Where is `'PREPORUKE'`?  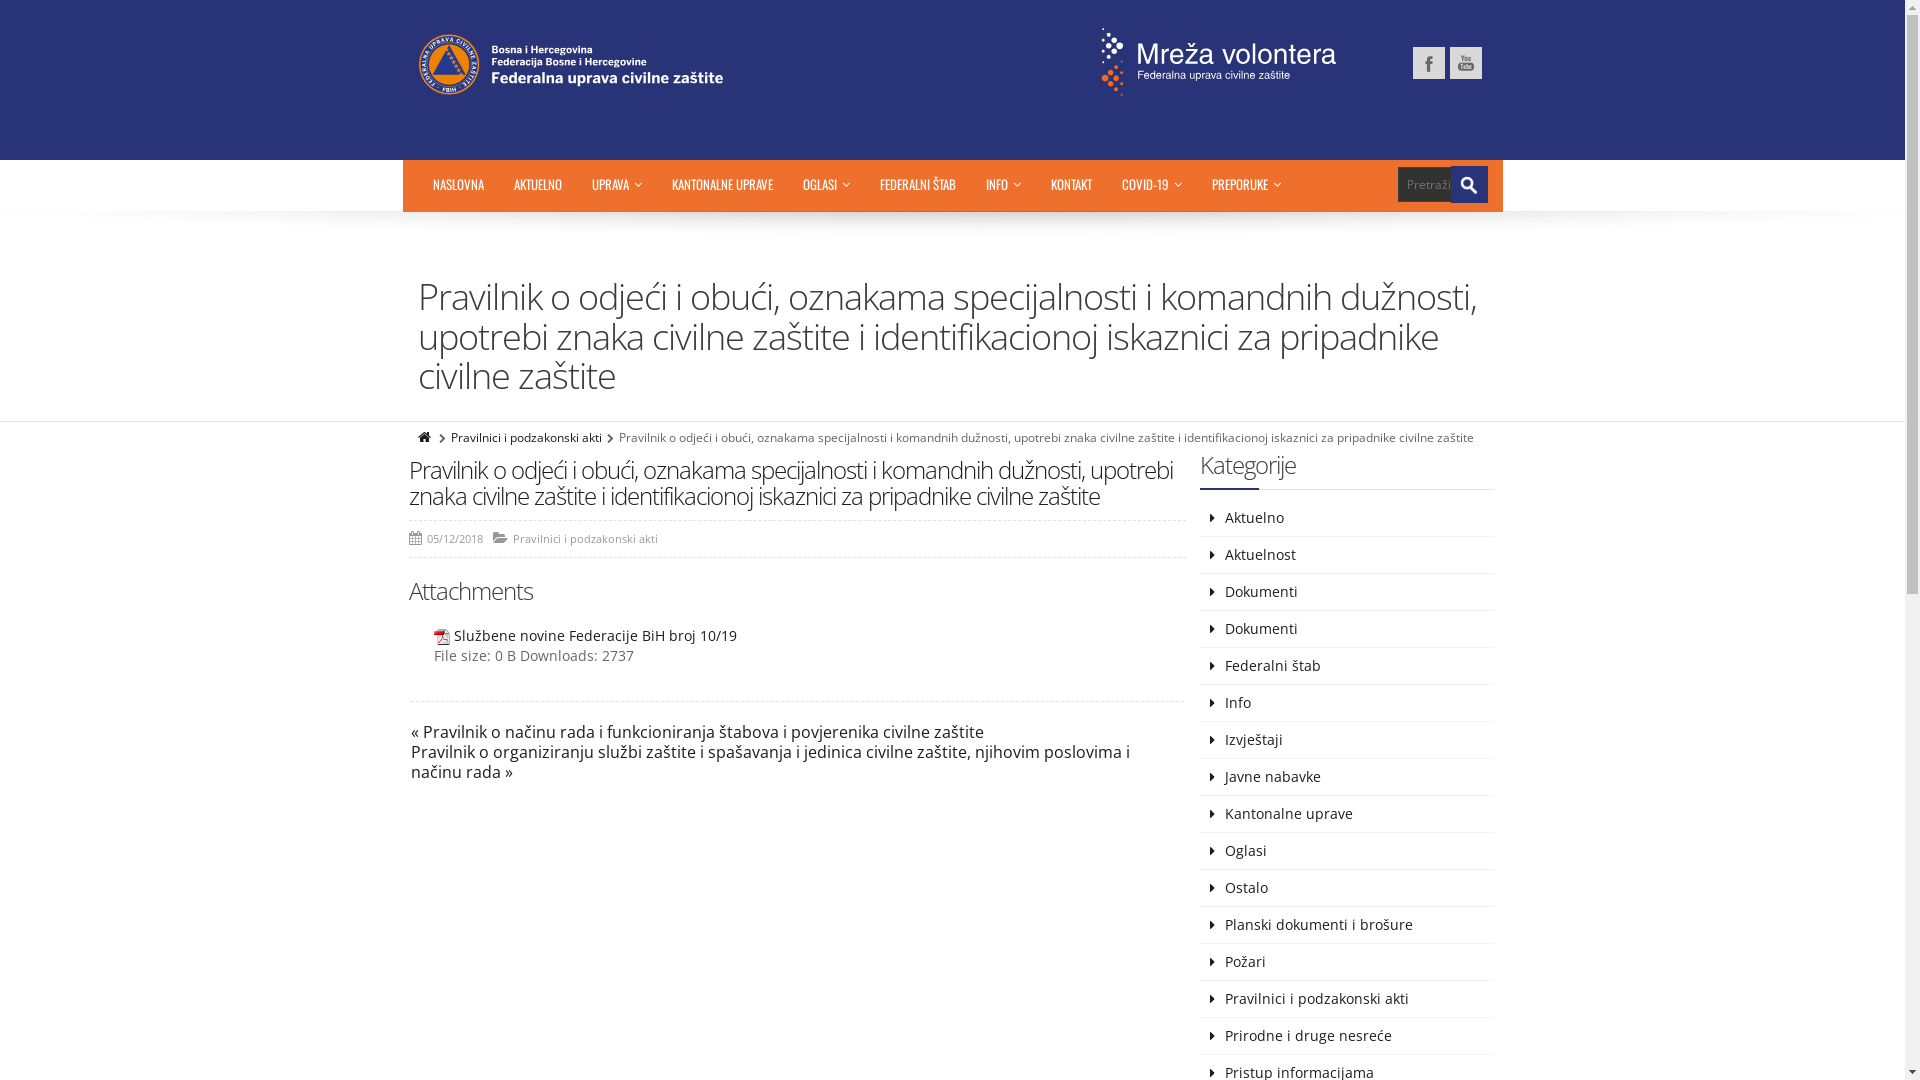
'PREPORUKE' is located at coordinates (1244, 184).